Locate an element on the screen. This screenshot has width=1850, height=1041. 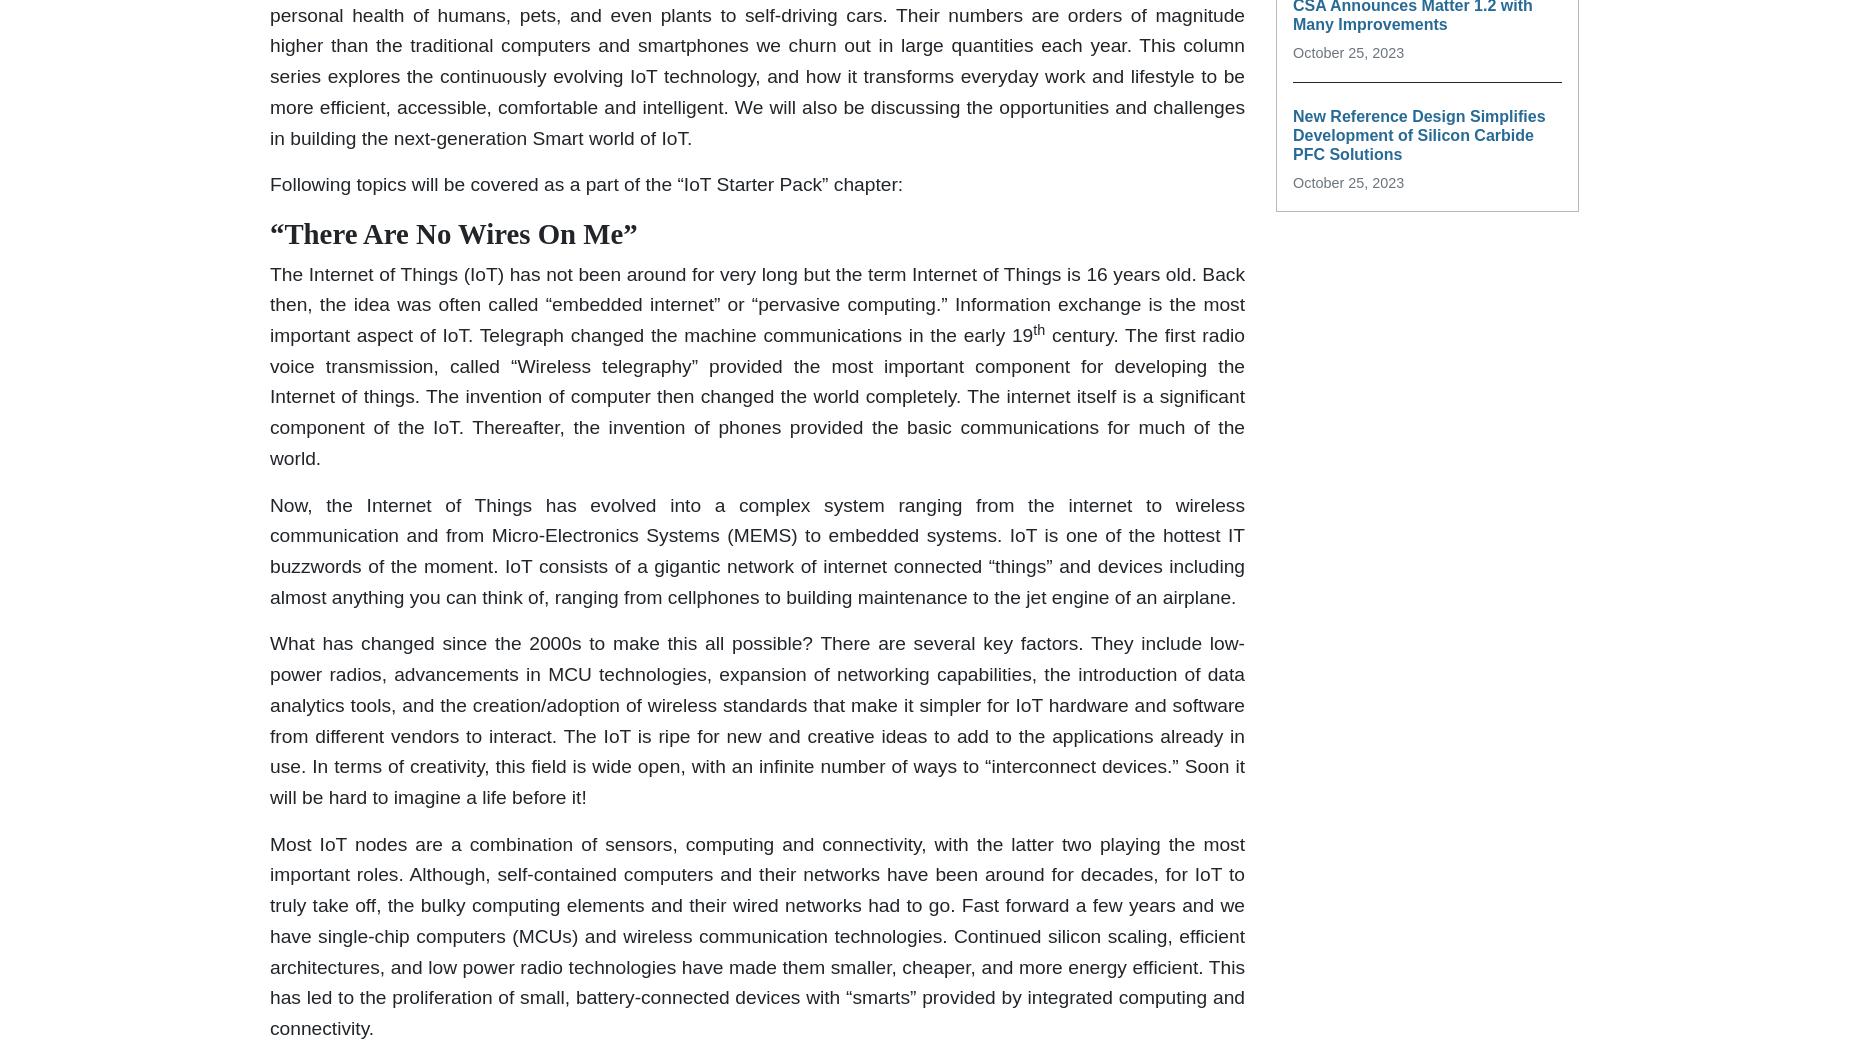
'th' is located at coordinates (1037, 328).